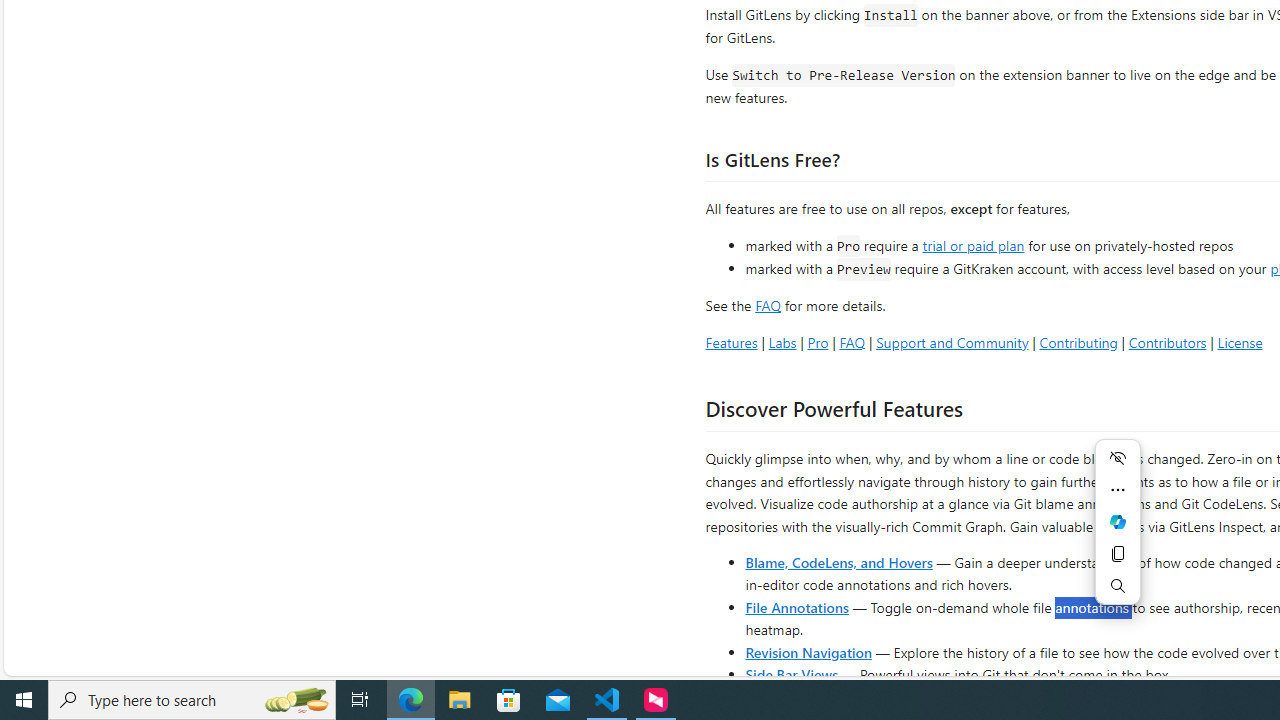  Describe the element at coordinates (973, 243) in the screenshot. I see `'trial or paid plan'` at that location.